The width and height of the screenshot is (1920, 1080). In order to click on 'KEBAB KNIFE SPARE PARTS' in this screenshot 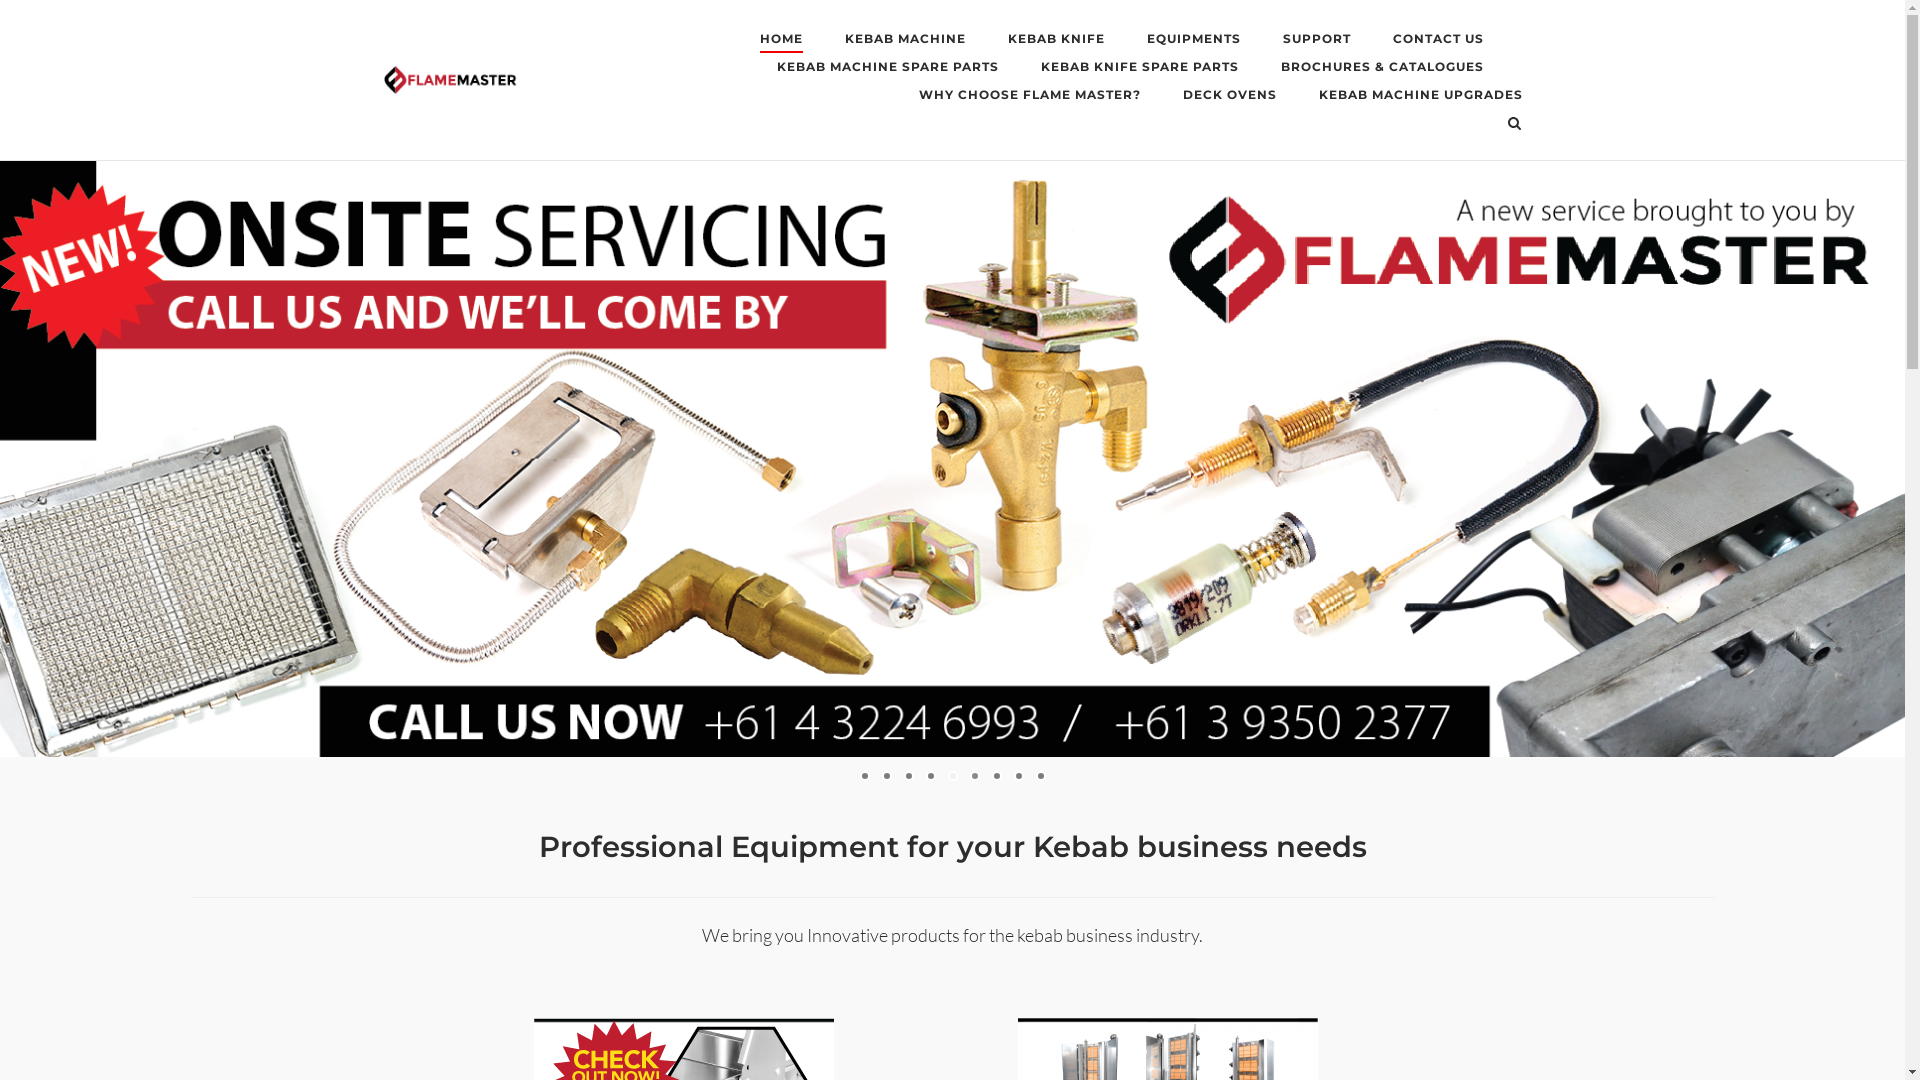, I will do `click(1138, 68)`.